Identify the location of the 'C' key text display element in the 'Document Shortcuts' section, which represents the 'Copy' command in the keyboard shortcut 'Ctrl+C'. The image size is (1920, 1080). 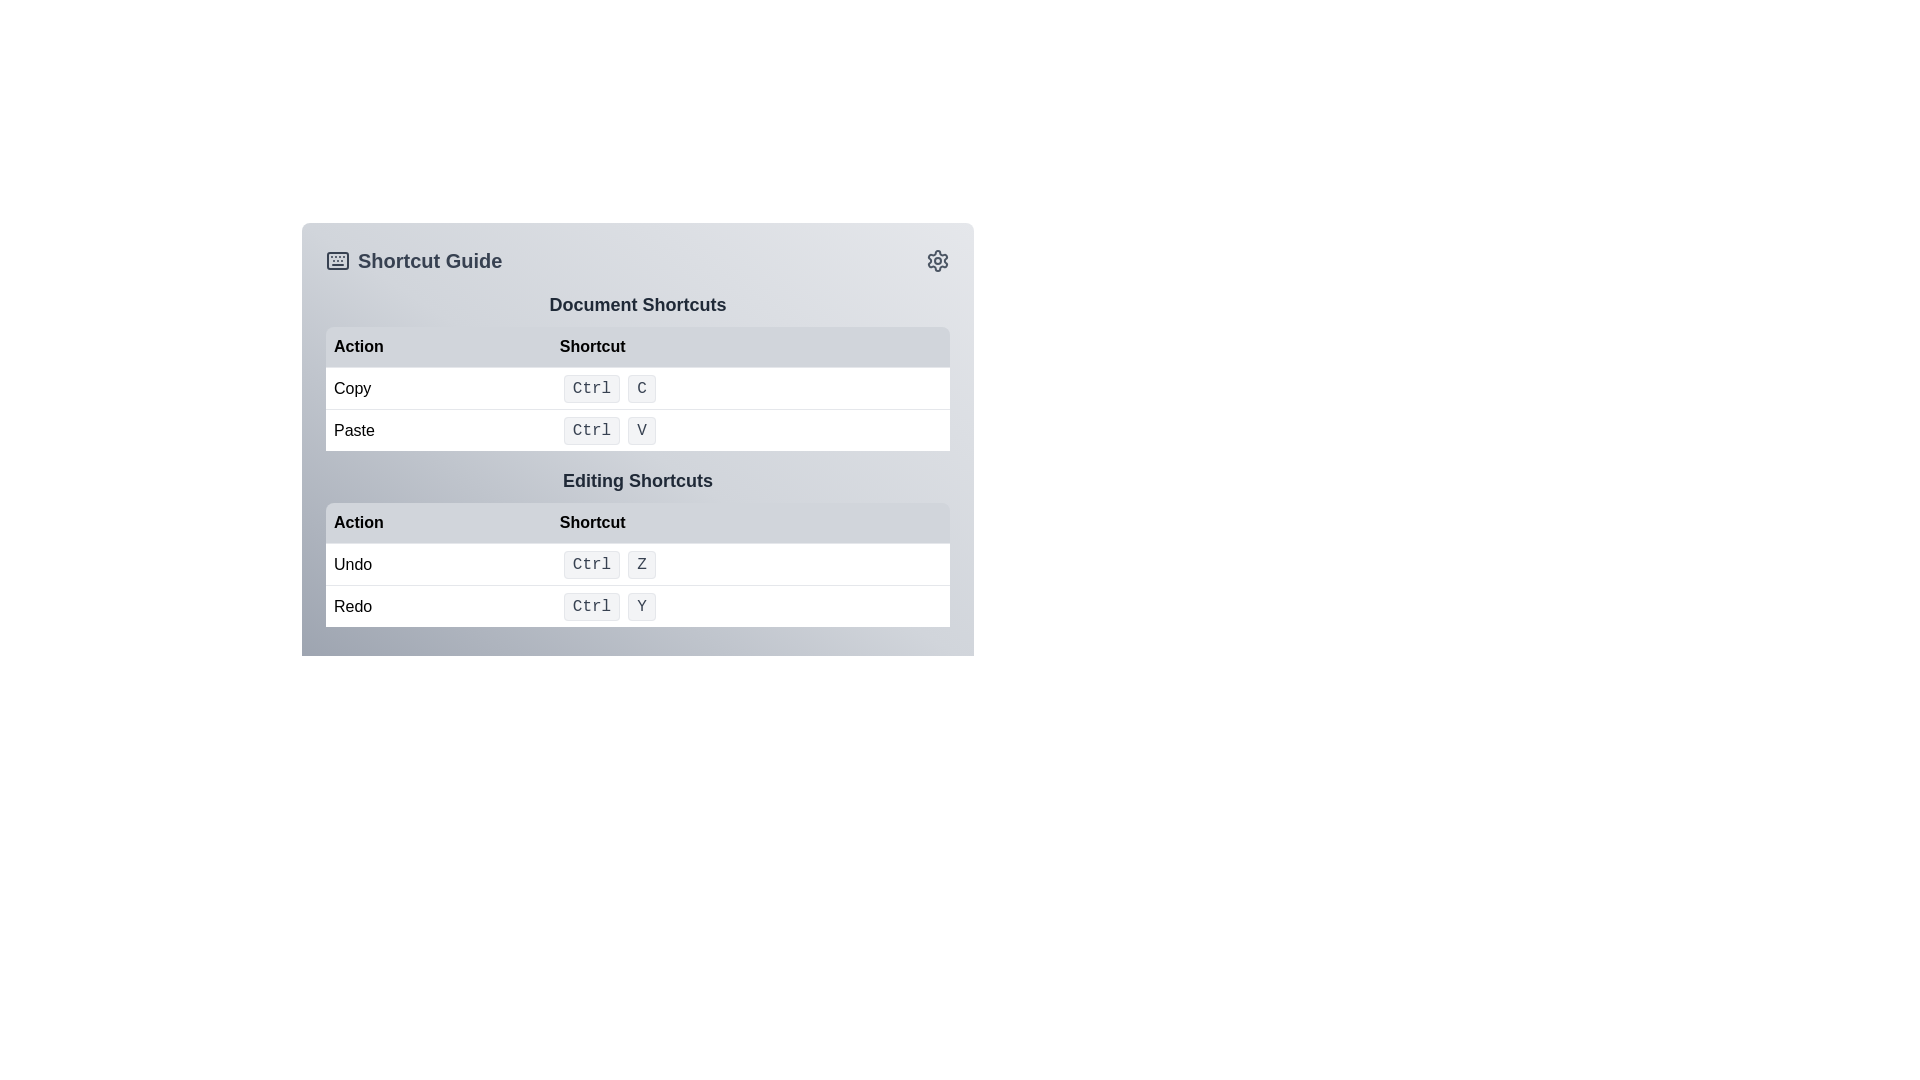
(642, 389).